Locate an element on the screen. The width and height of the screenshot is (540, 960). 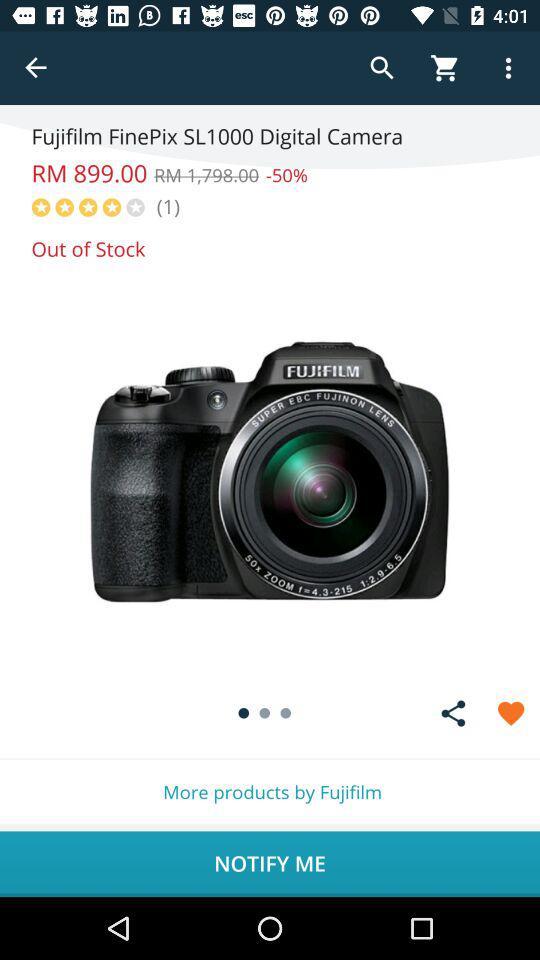
as favorite is located at coordinates (511, 713).